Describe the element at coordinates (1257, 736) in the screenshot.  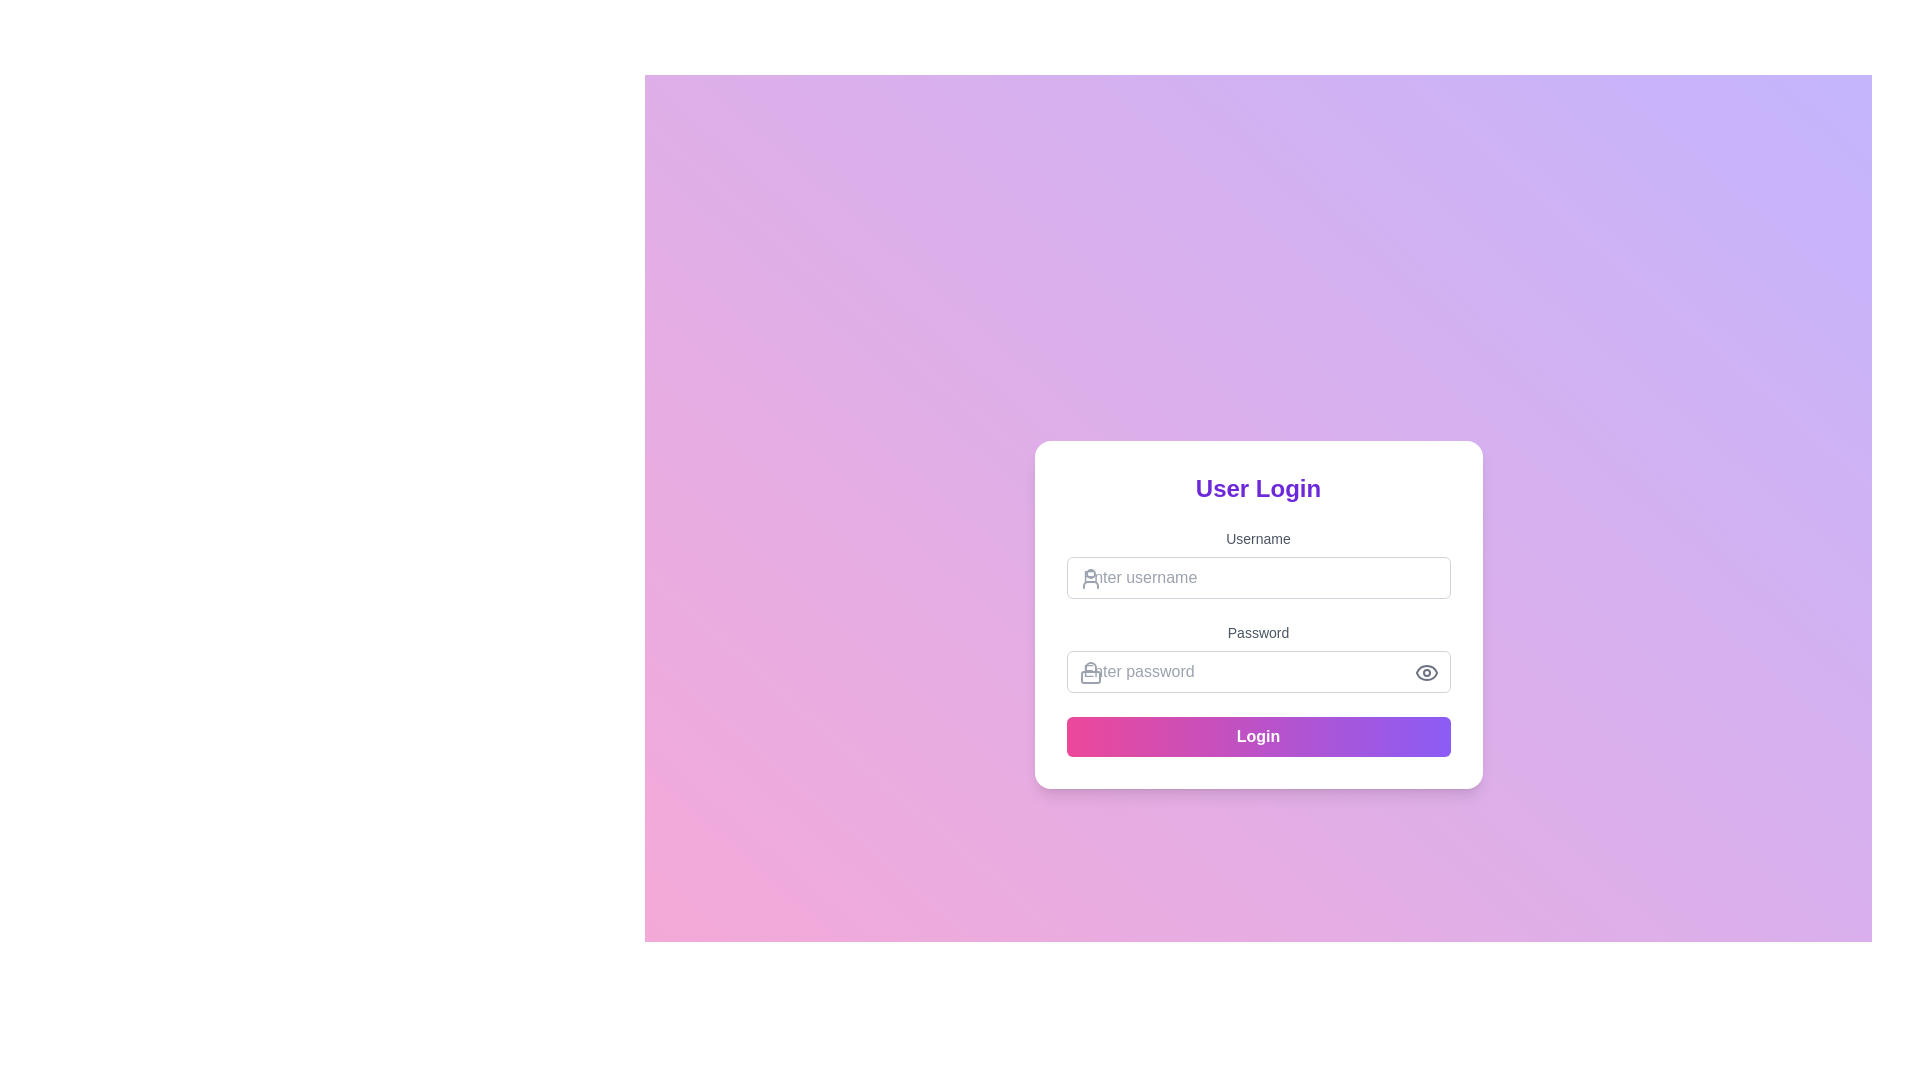
I see `the 'Login' button, which is a rectangular button with a gradient background from pink to violet and white text` at that location.